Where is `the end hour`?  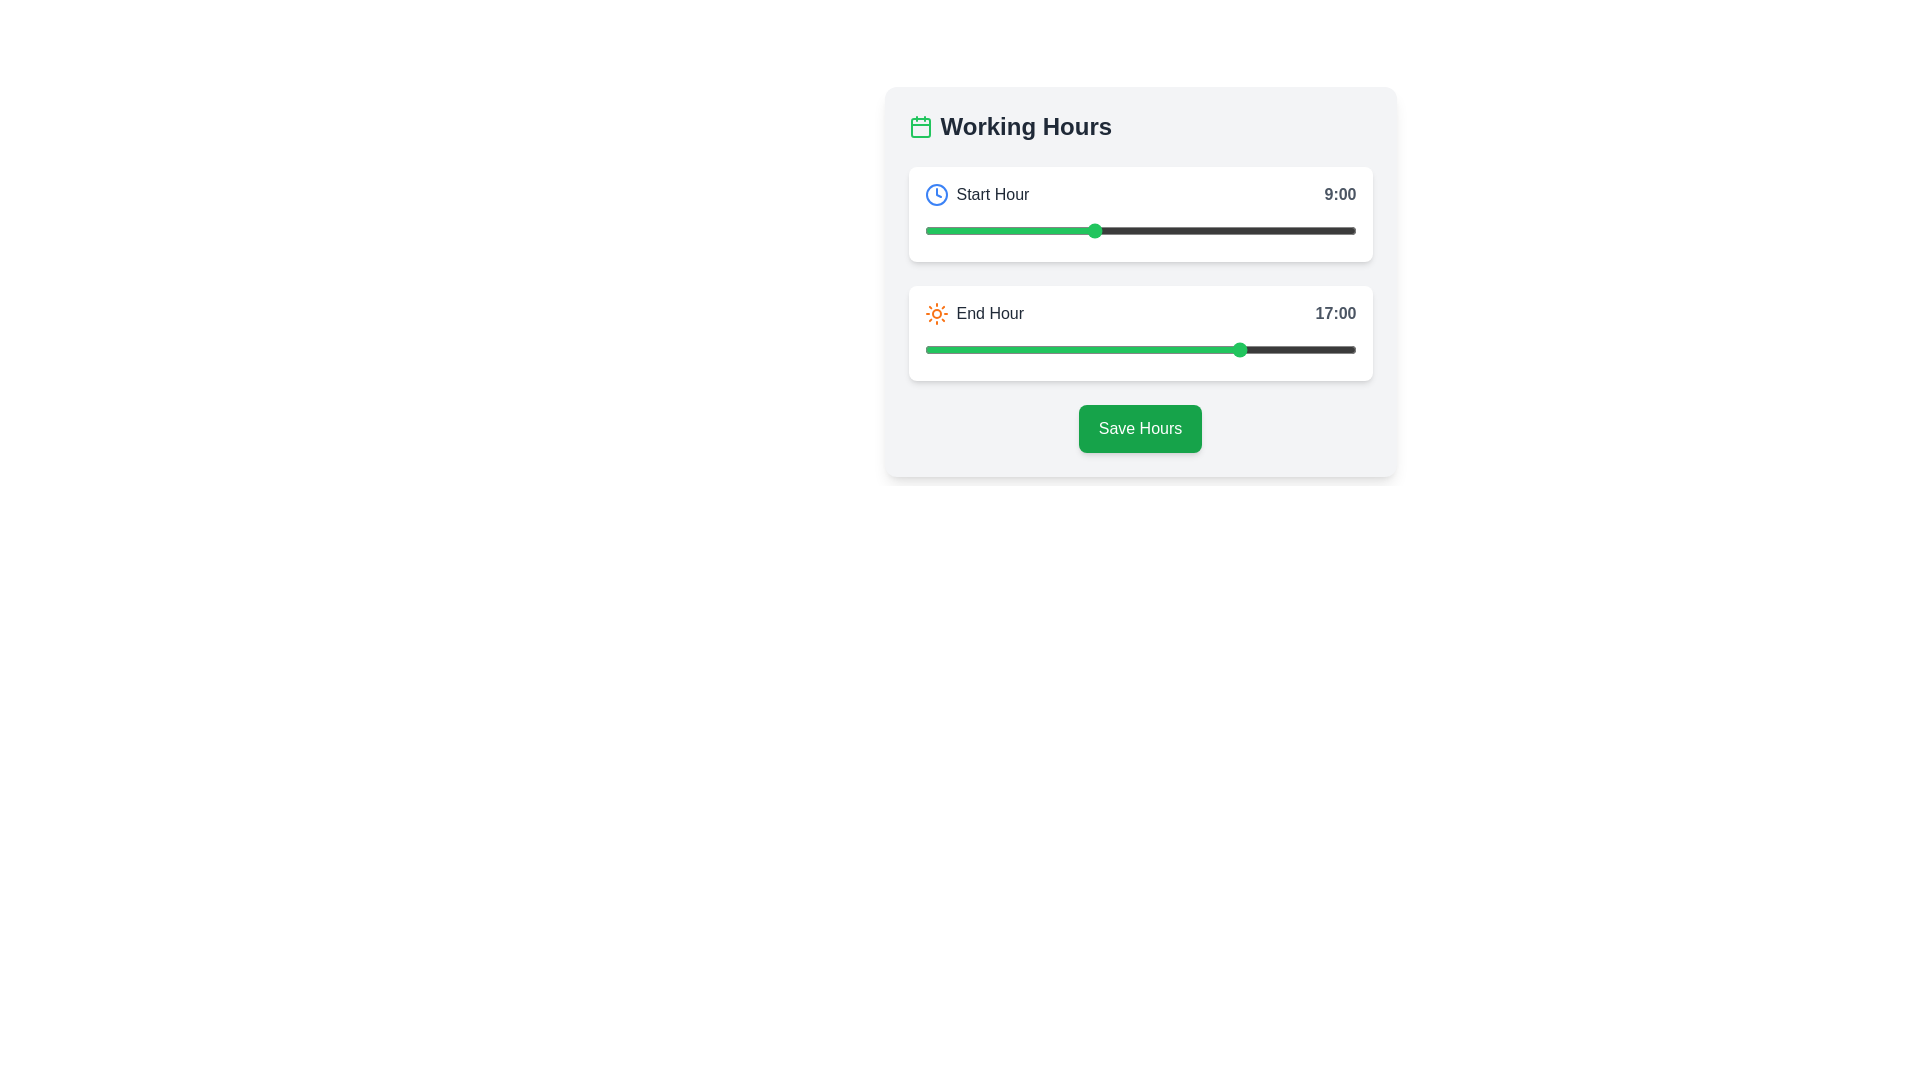 the end hour is located at coordinates (1131, 349).